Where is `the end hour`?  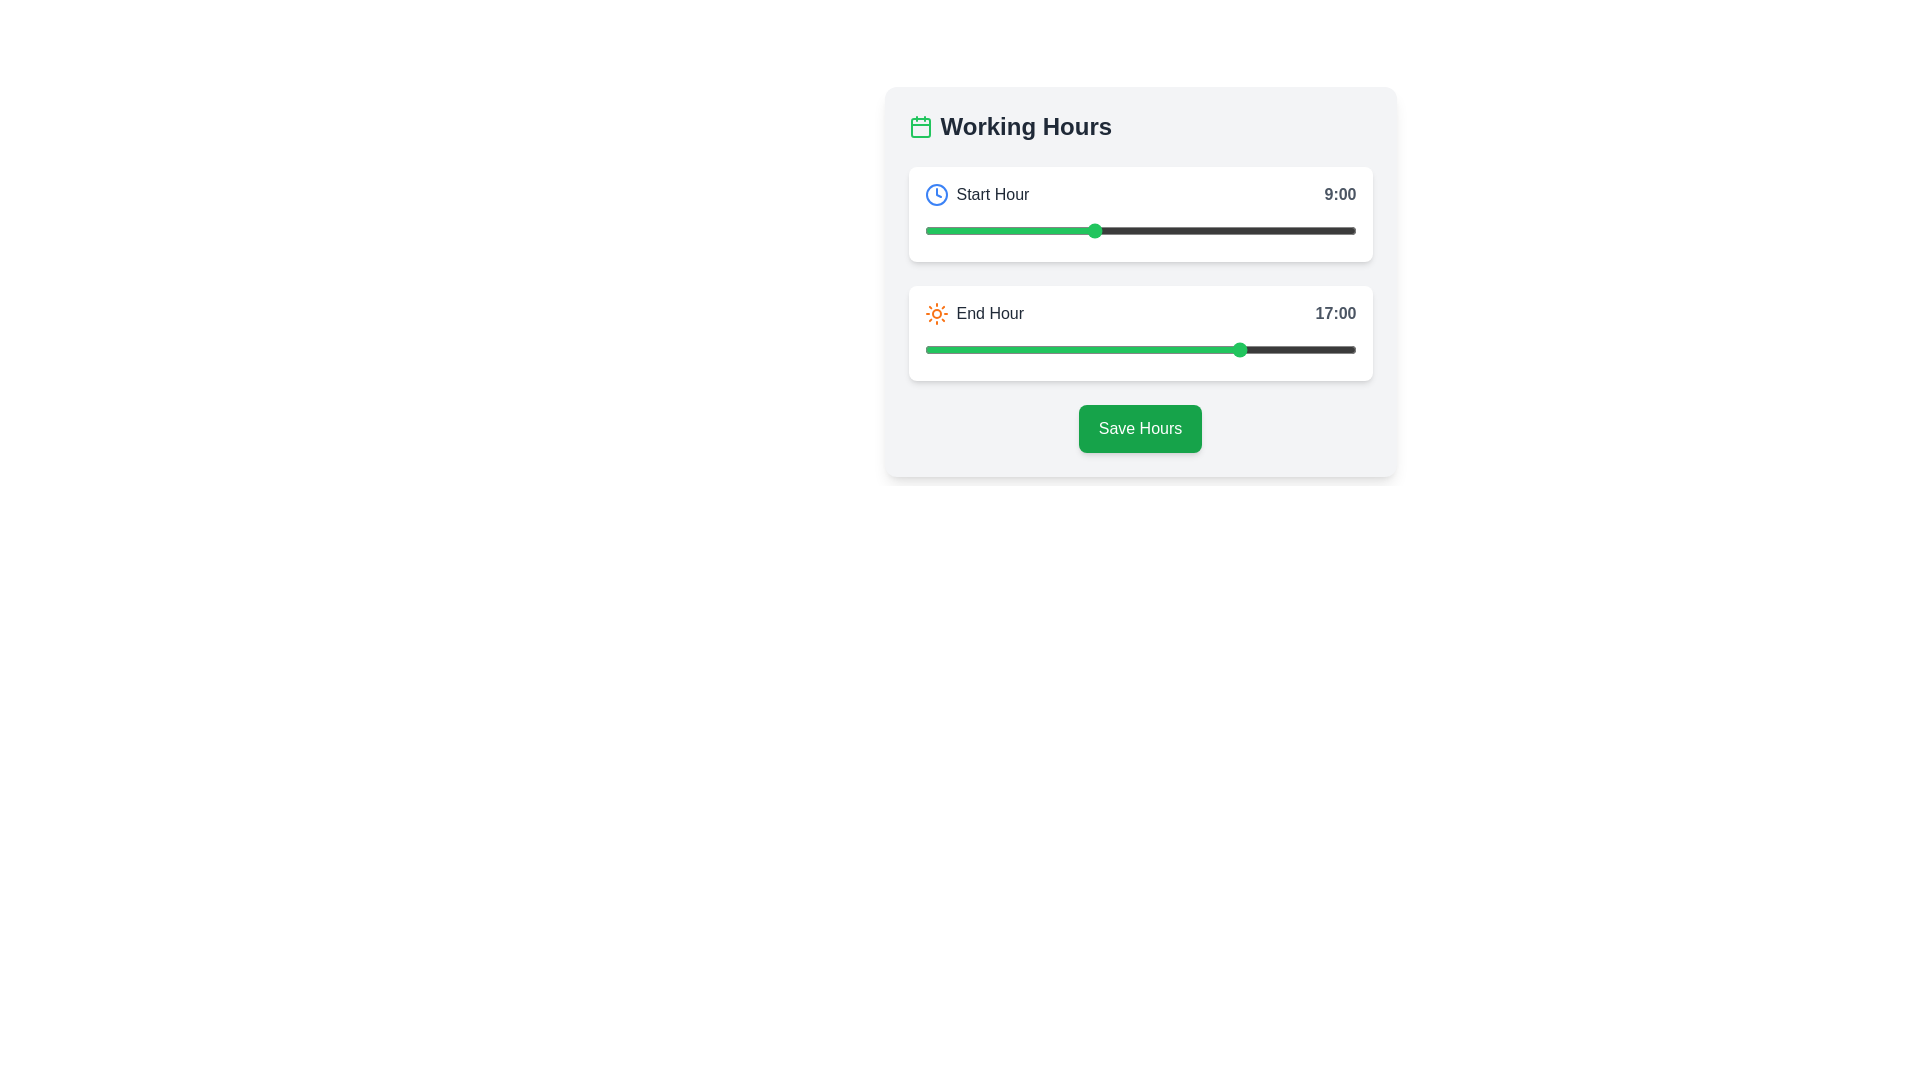 the end hour is located at coordinates (1131, 349).